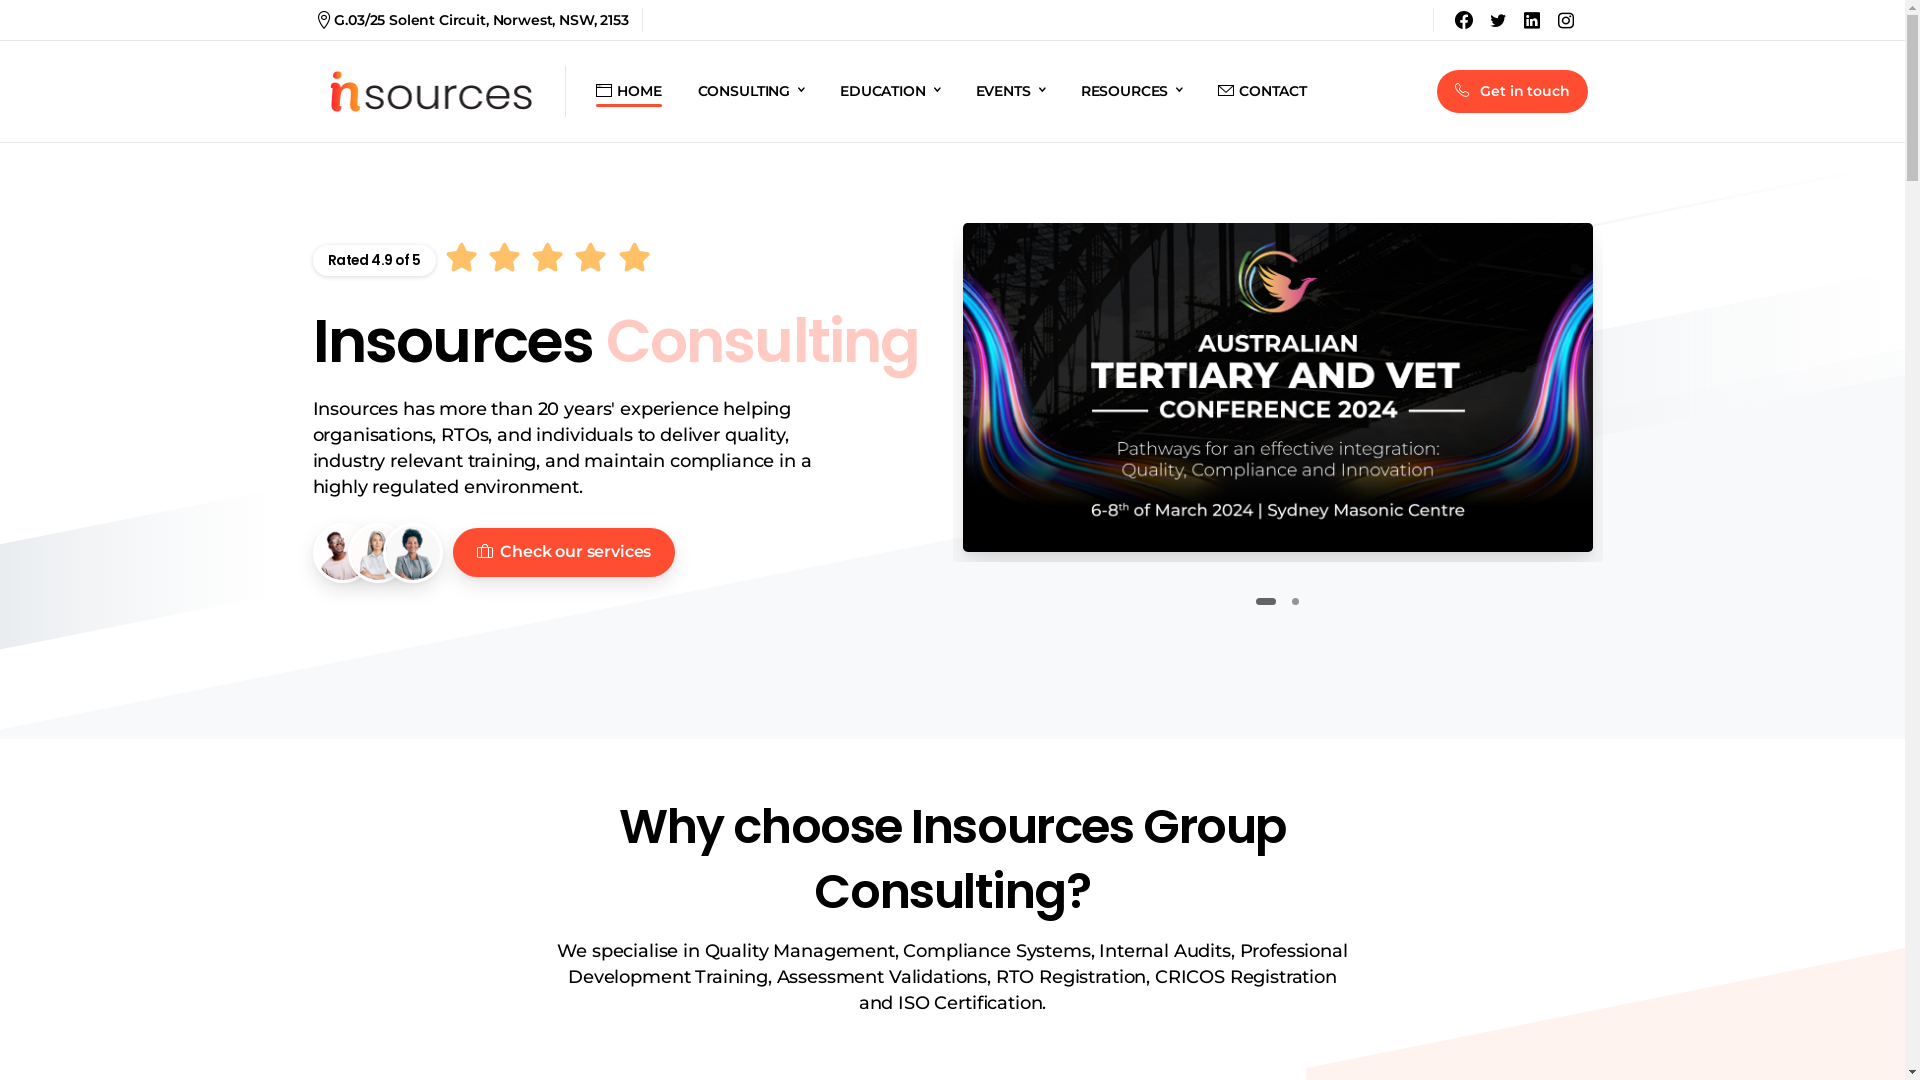 The image size is (1920, 1080). What do you see at coordinates (1132, 91) in the screenshot?
I see `'RESOURCES'` at bounding box center [1132, 91].